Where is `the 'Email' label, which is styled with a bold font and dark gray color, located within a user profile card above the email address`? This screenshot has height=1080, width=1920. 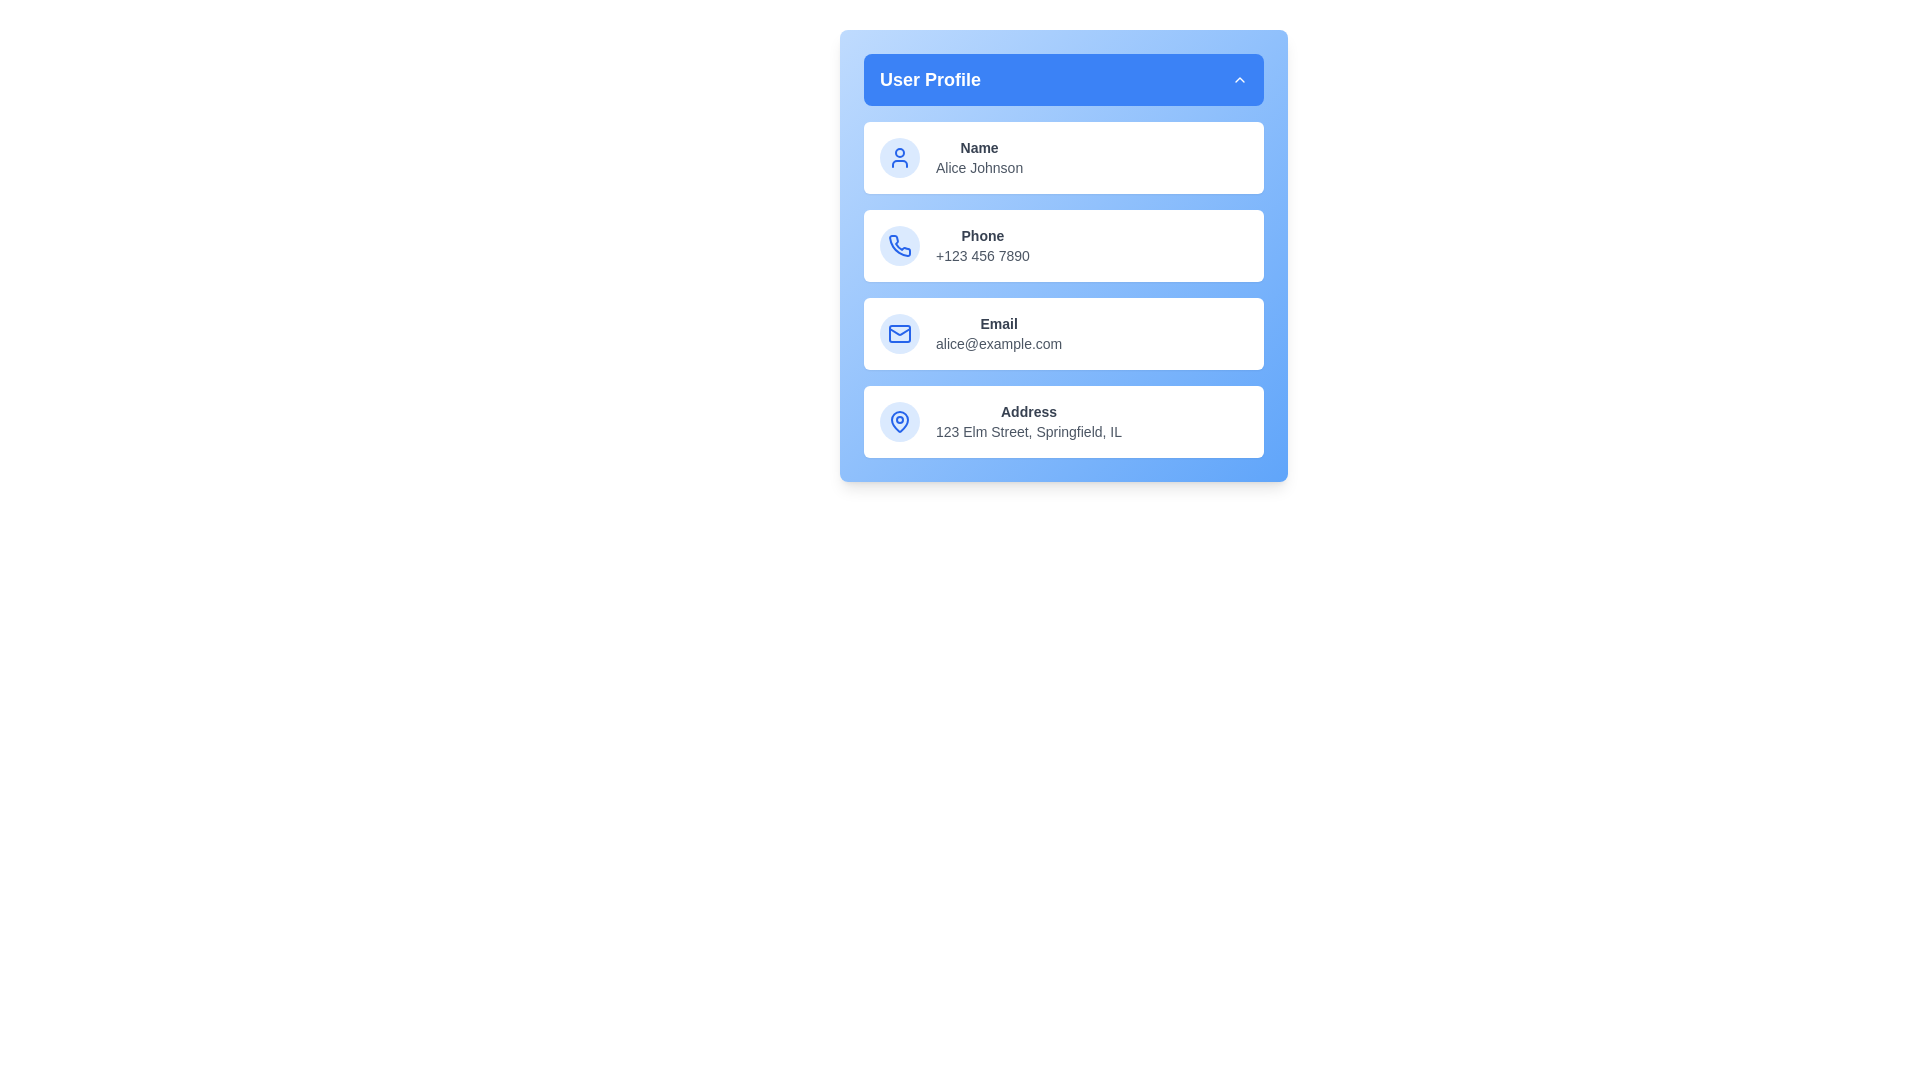
the 'Email' label, which is styled with a bold font and dark gray color, located within a user profile card above the email address is located at coordinates (999, 323).